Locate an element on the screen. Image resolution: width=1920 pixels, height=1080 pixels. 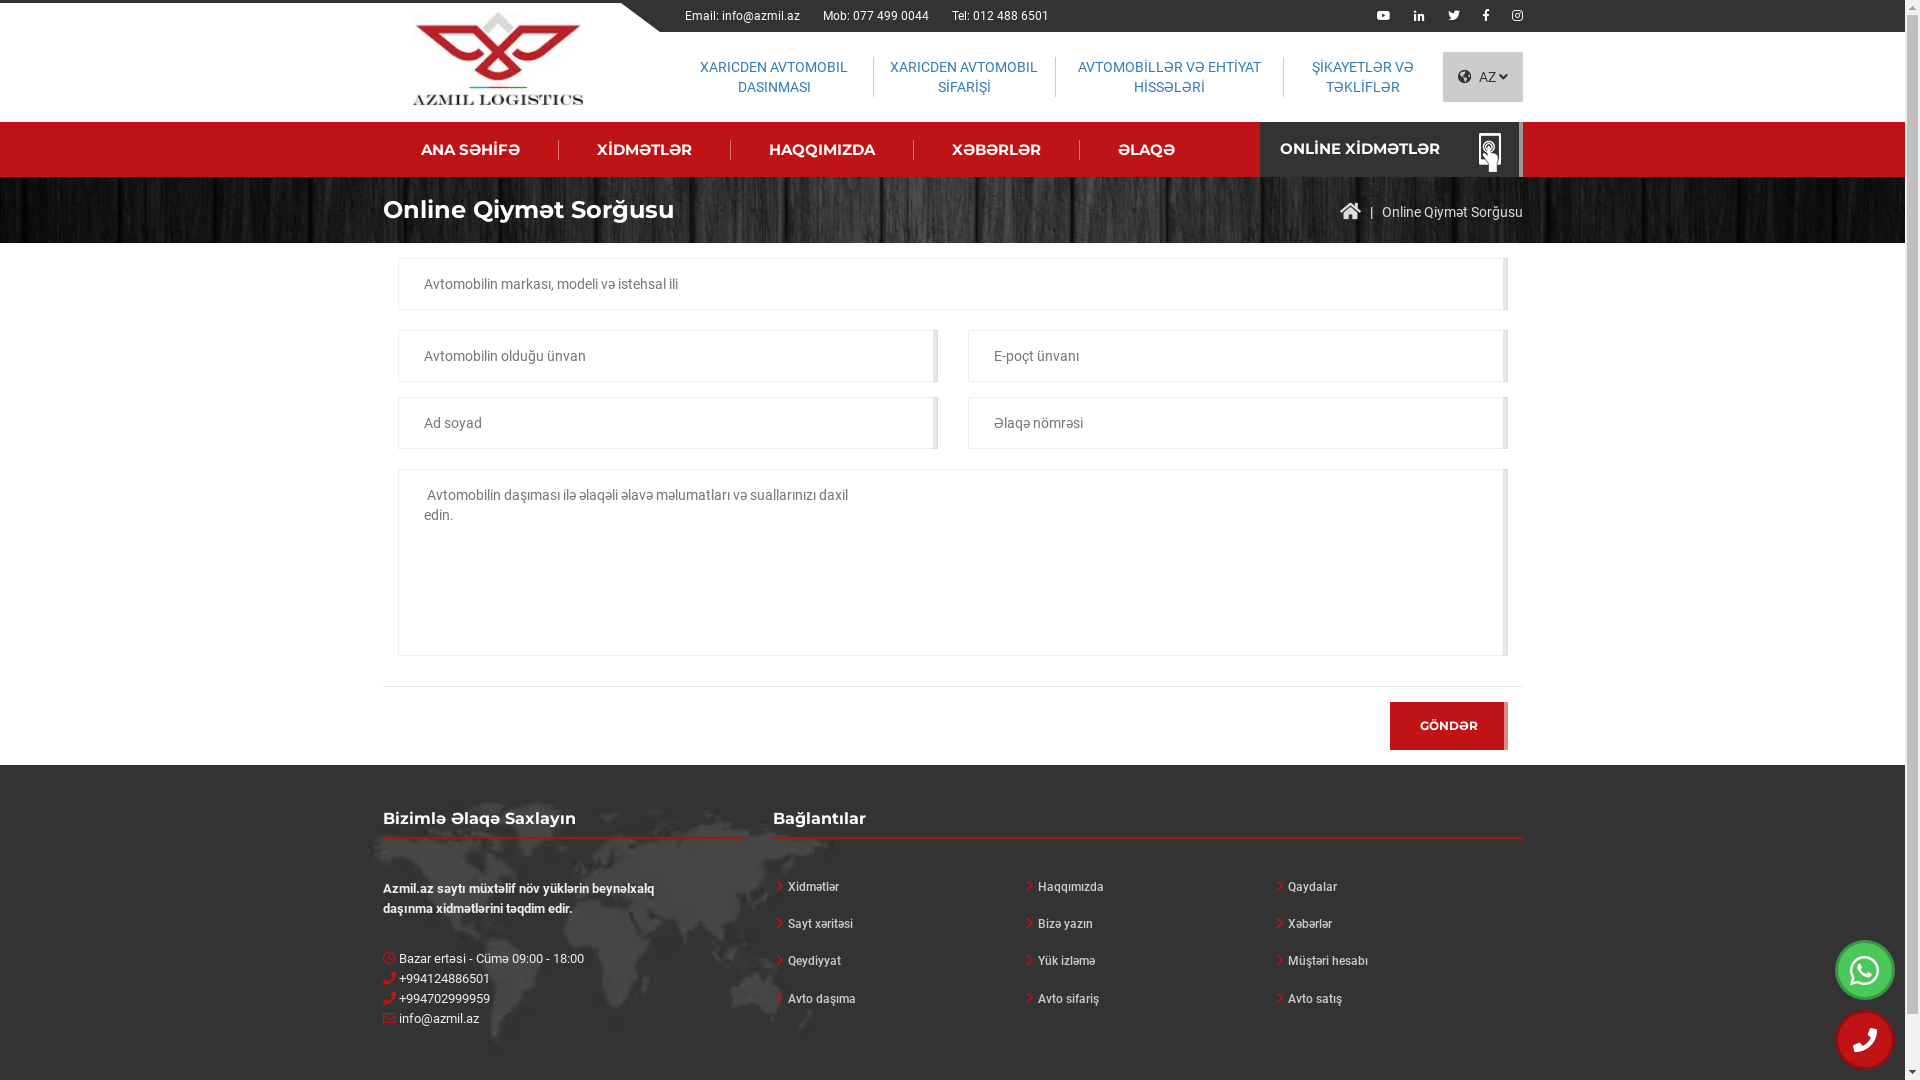
'XARICDEN AVTOMOBIL DASINMASI' is located at coordinates (772, 76).